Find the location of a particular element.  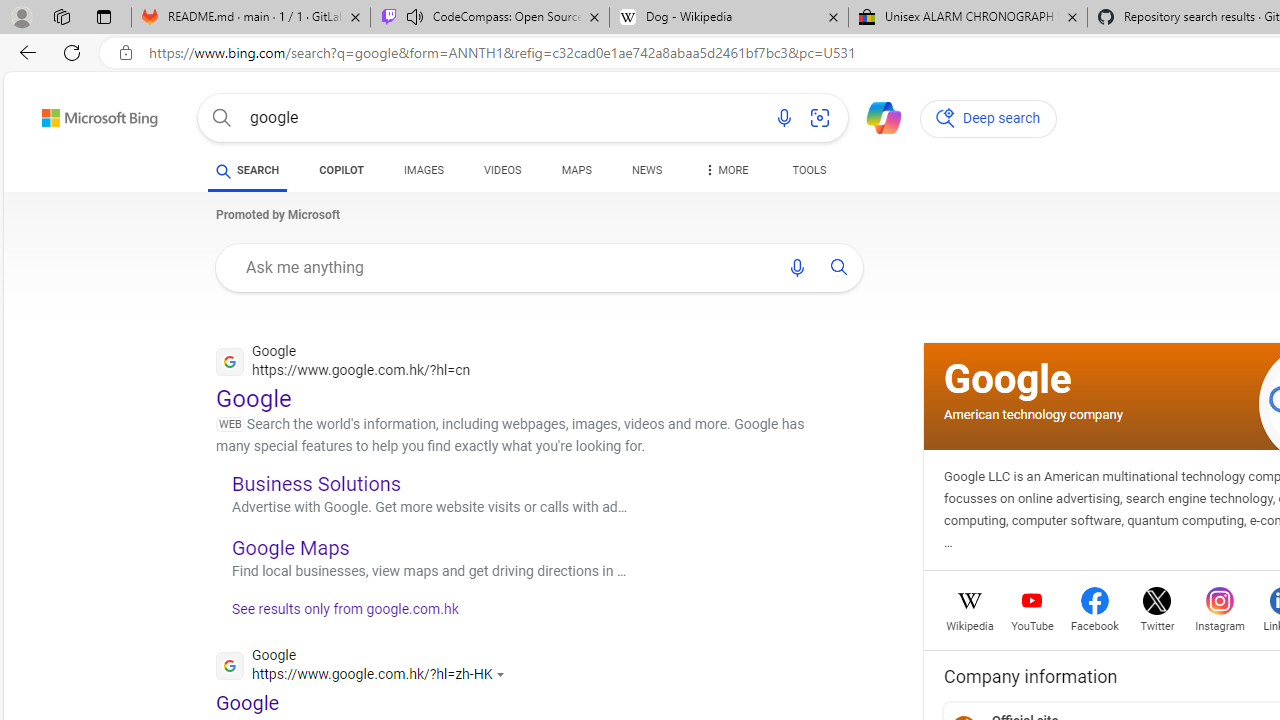

'Search using an image' is located at coordinates (820, 118).